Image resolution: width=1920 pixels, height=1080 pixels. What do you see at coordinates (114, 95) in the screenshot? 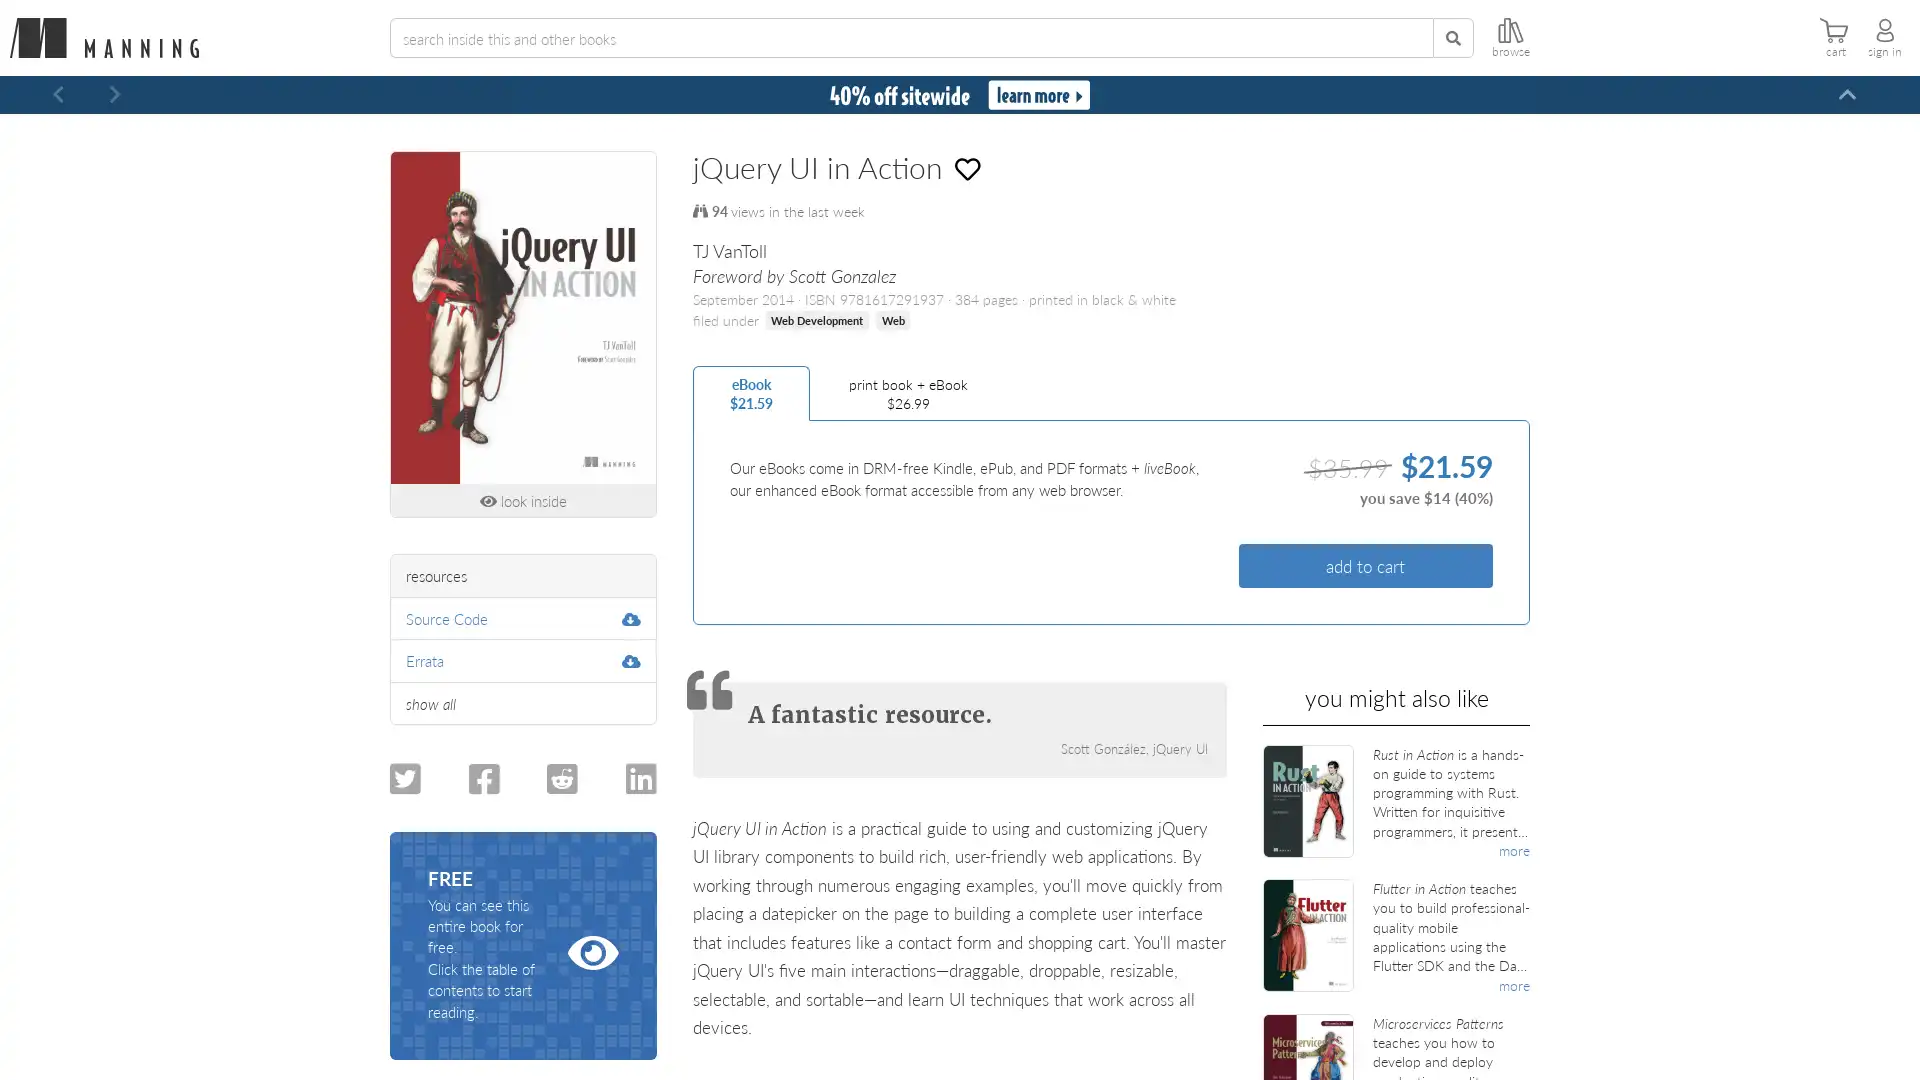
I see `Next` at bounding box center [114, 95].